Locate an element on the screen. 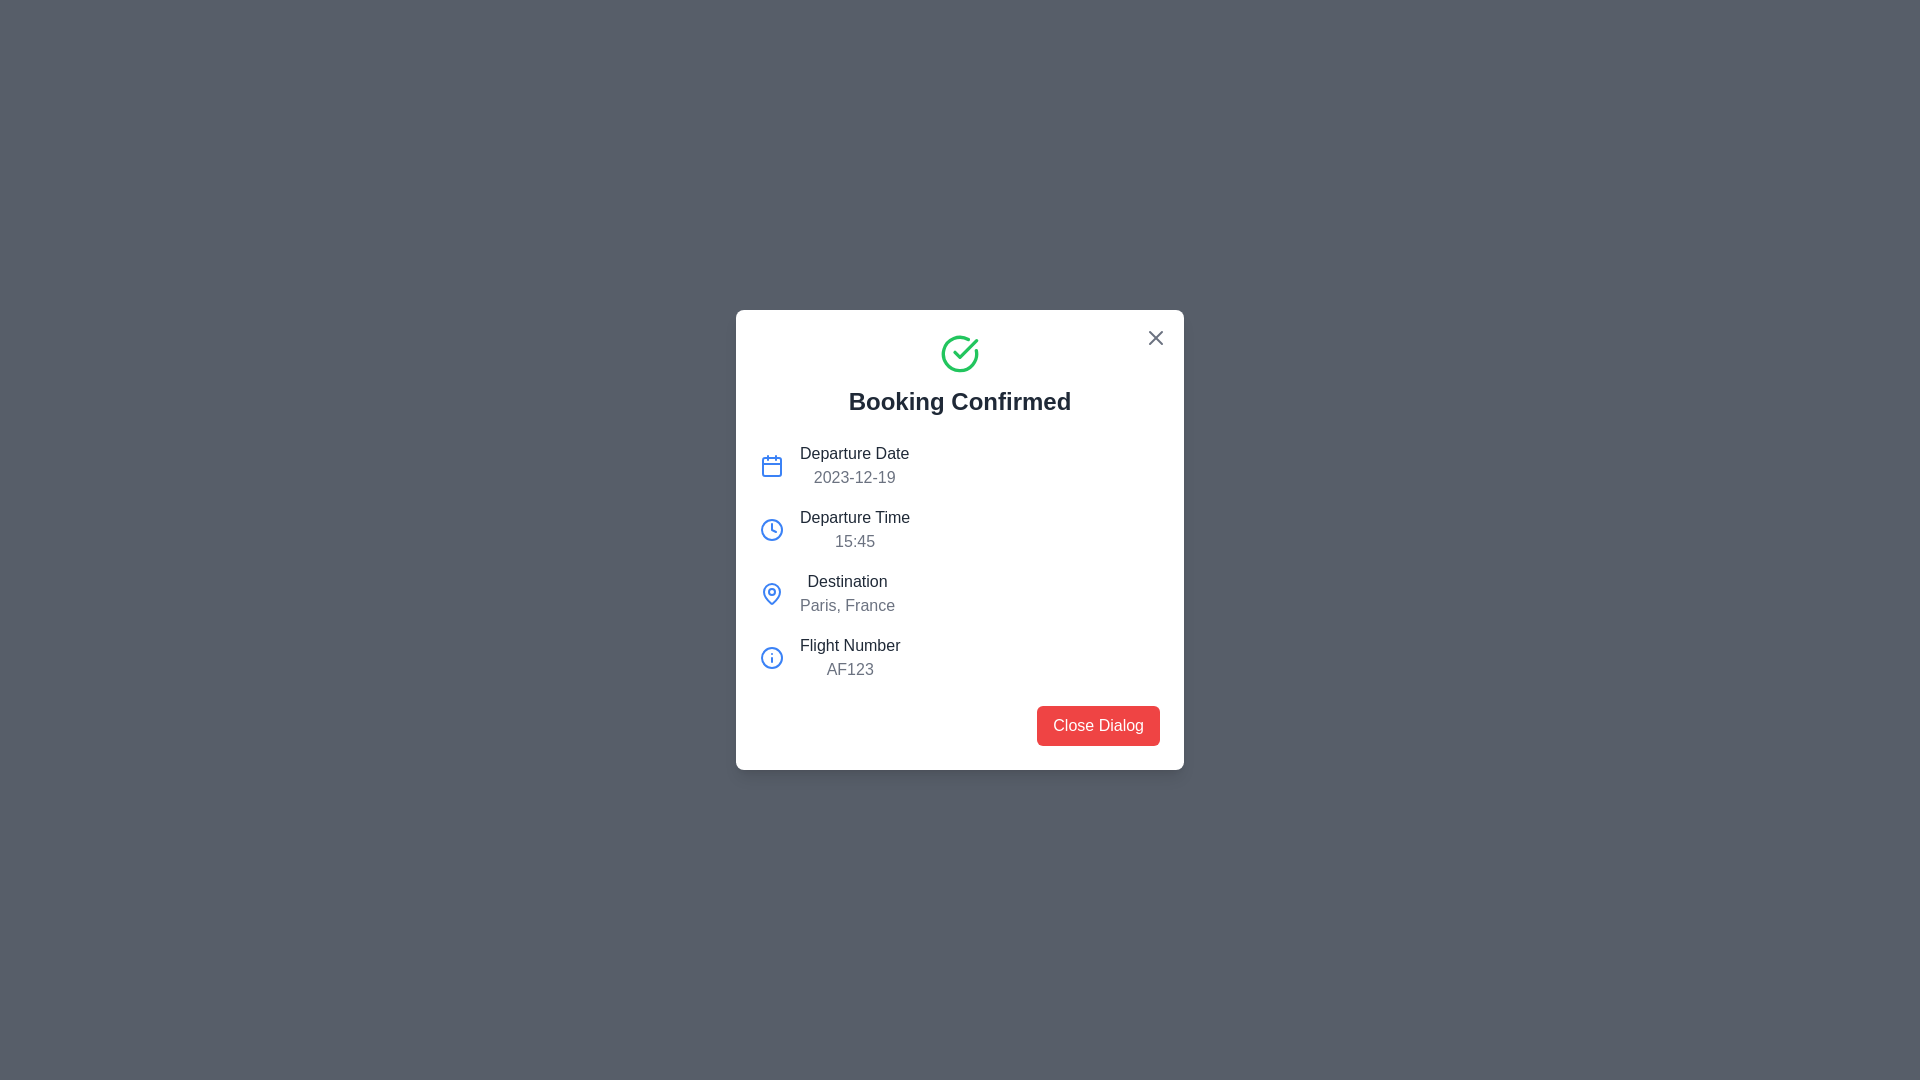 This screenshot has height=1080, width=1920. the close button with an 'X' icon in the top-right corner of the 'Booking Confirmed' dialog is located at coordinates (1156, 337).